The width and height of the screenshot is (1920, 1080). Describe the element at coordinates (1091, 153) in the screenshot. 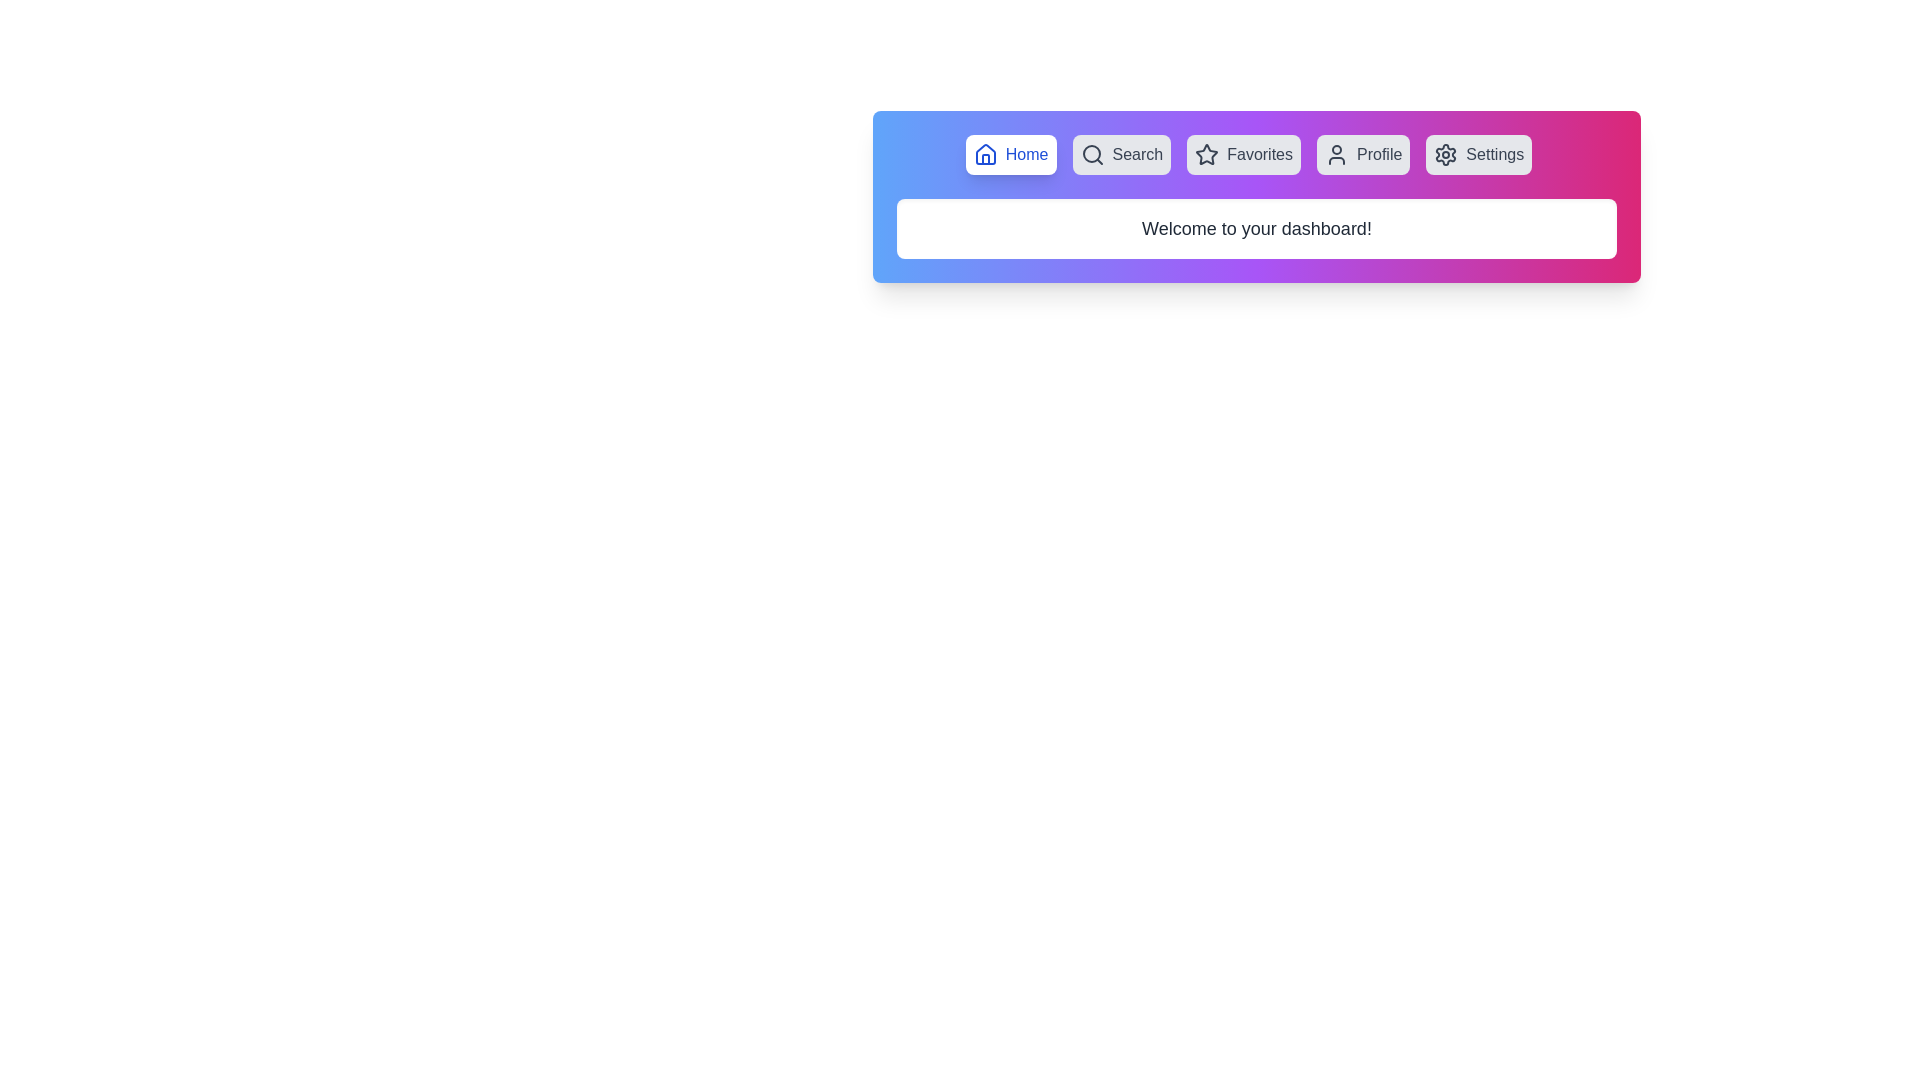

I see `the search icon` at that location.